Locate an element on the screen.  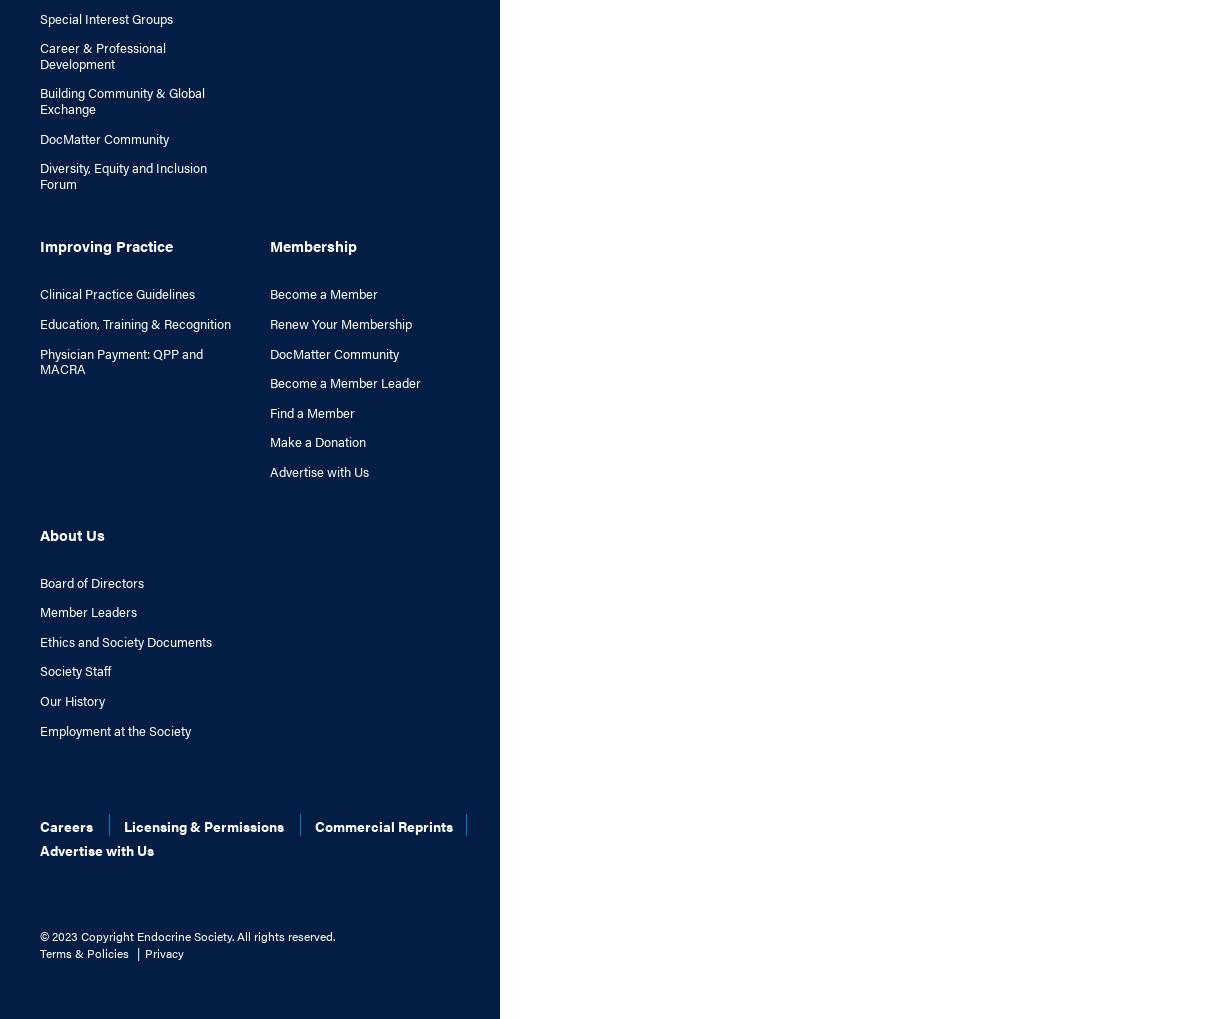
'Special Interest Groups' is located at coordinates (38, 16).